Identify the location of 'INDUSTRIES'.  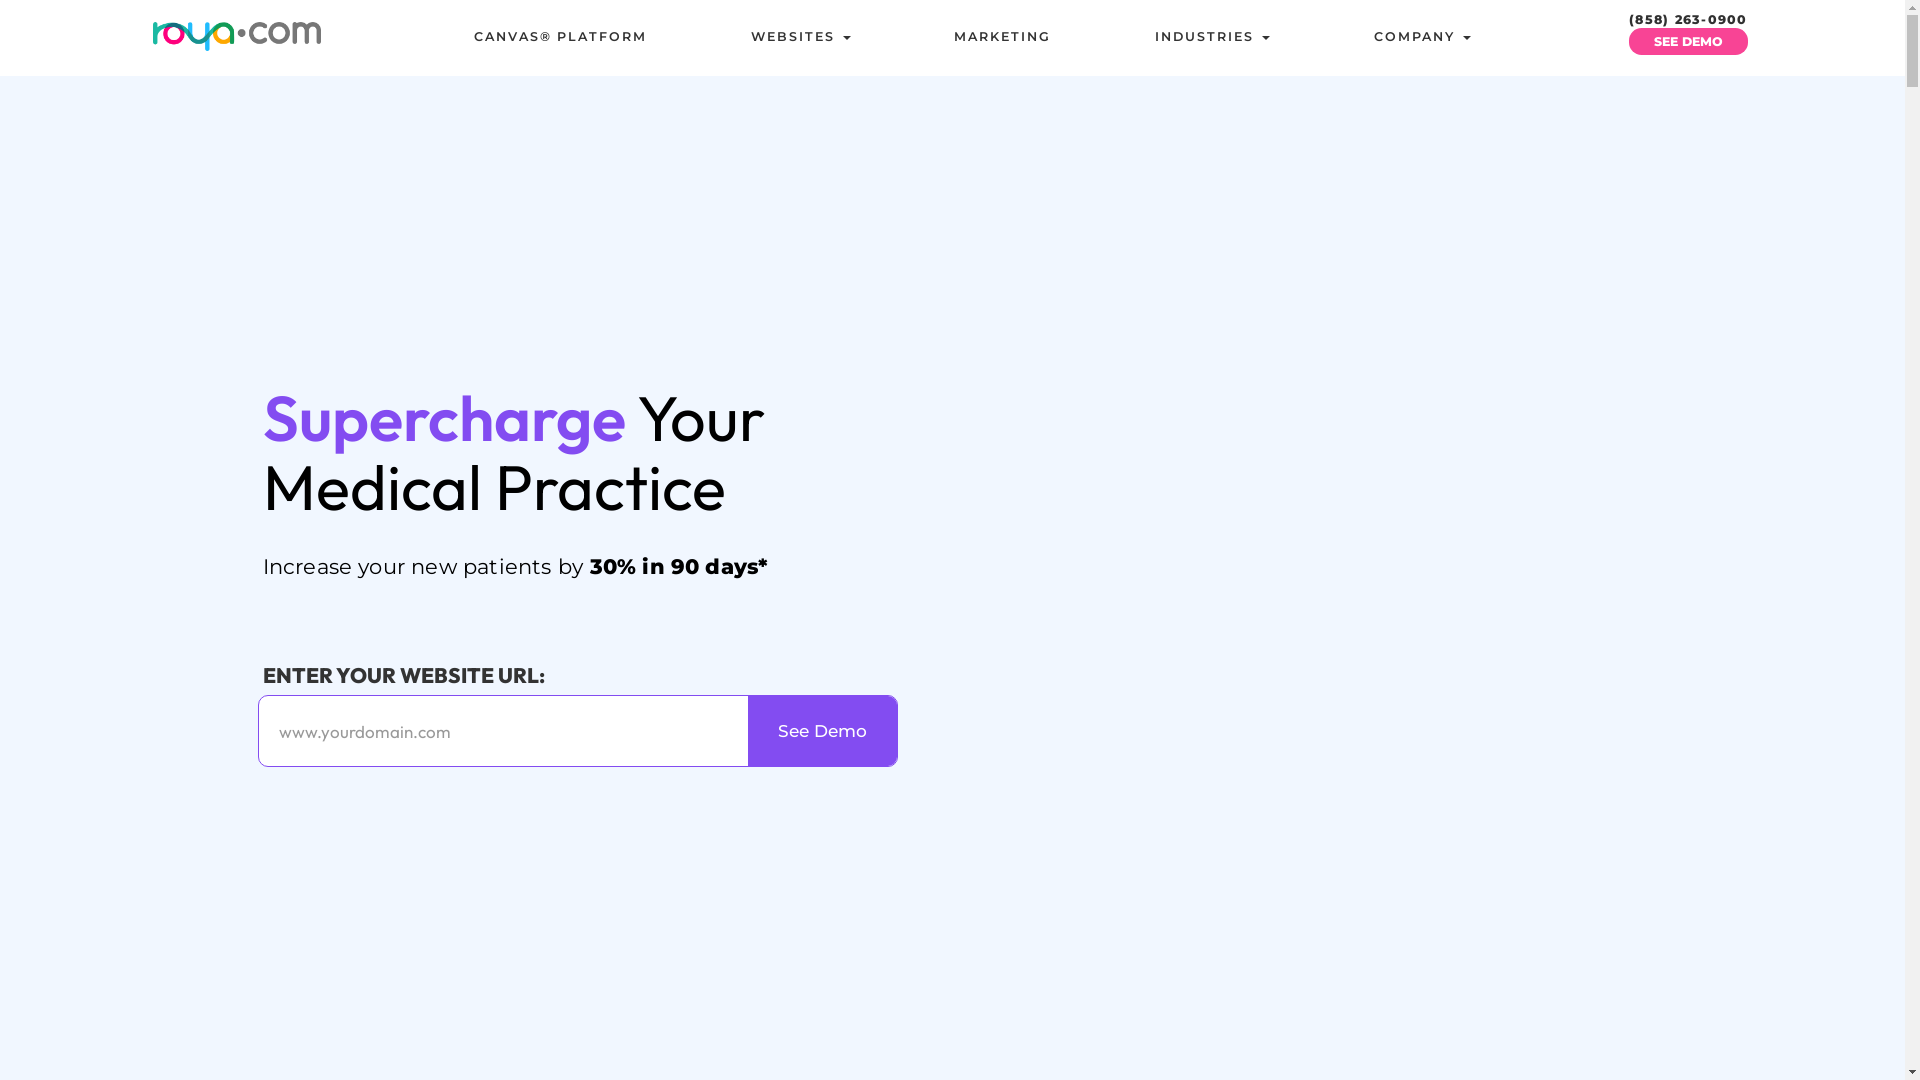
(1211, 37).